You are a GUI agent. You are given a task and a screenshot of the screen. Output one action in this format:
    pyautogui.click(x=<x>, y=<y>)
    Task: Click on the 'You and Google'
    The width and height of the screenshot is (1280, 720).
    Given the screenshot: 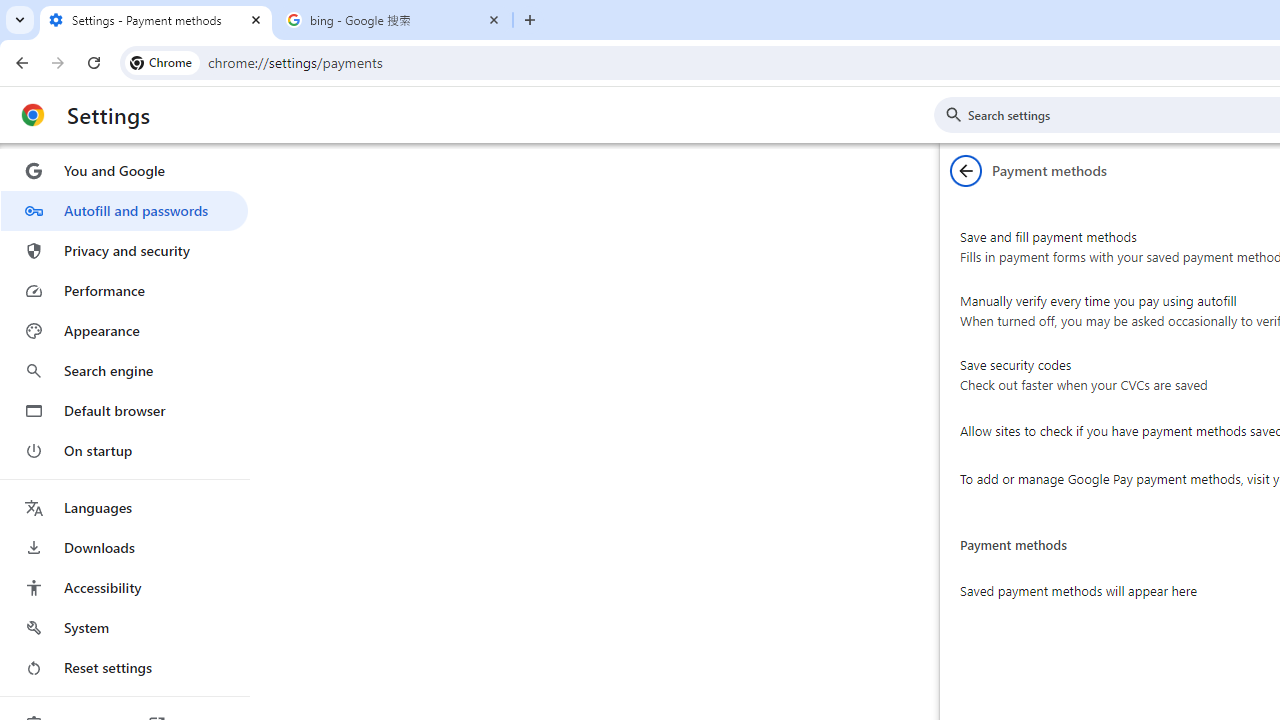 What is the action you would take?
    pyautogui.click(x=123, y=170)
    